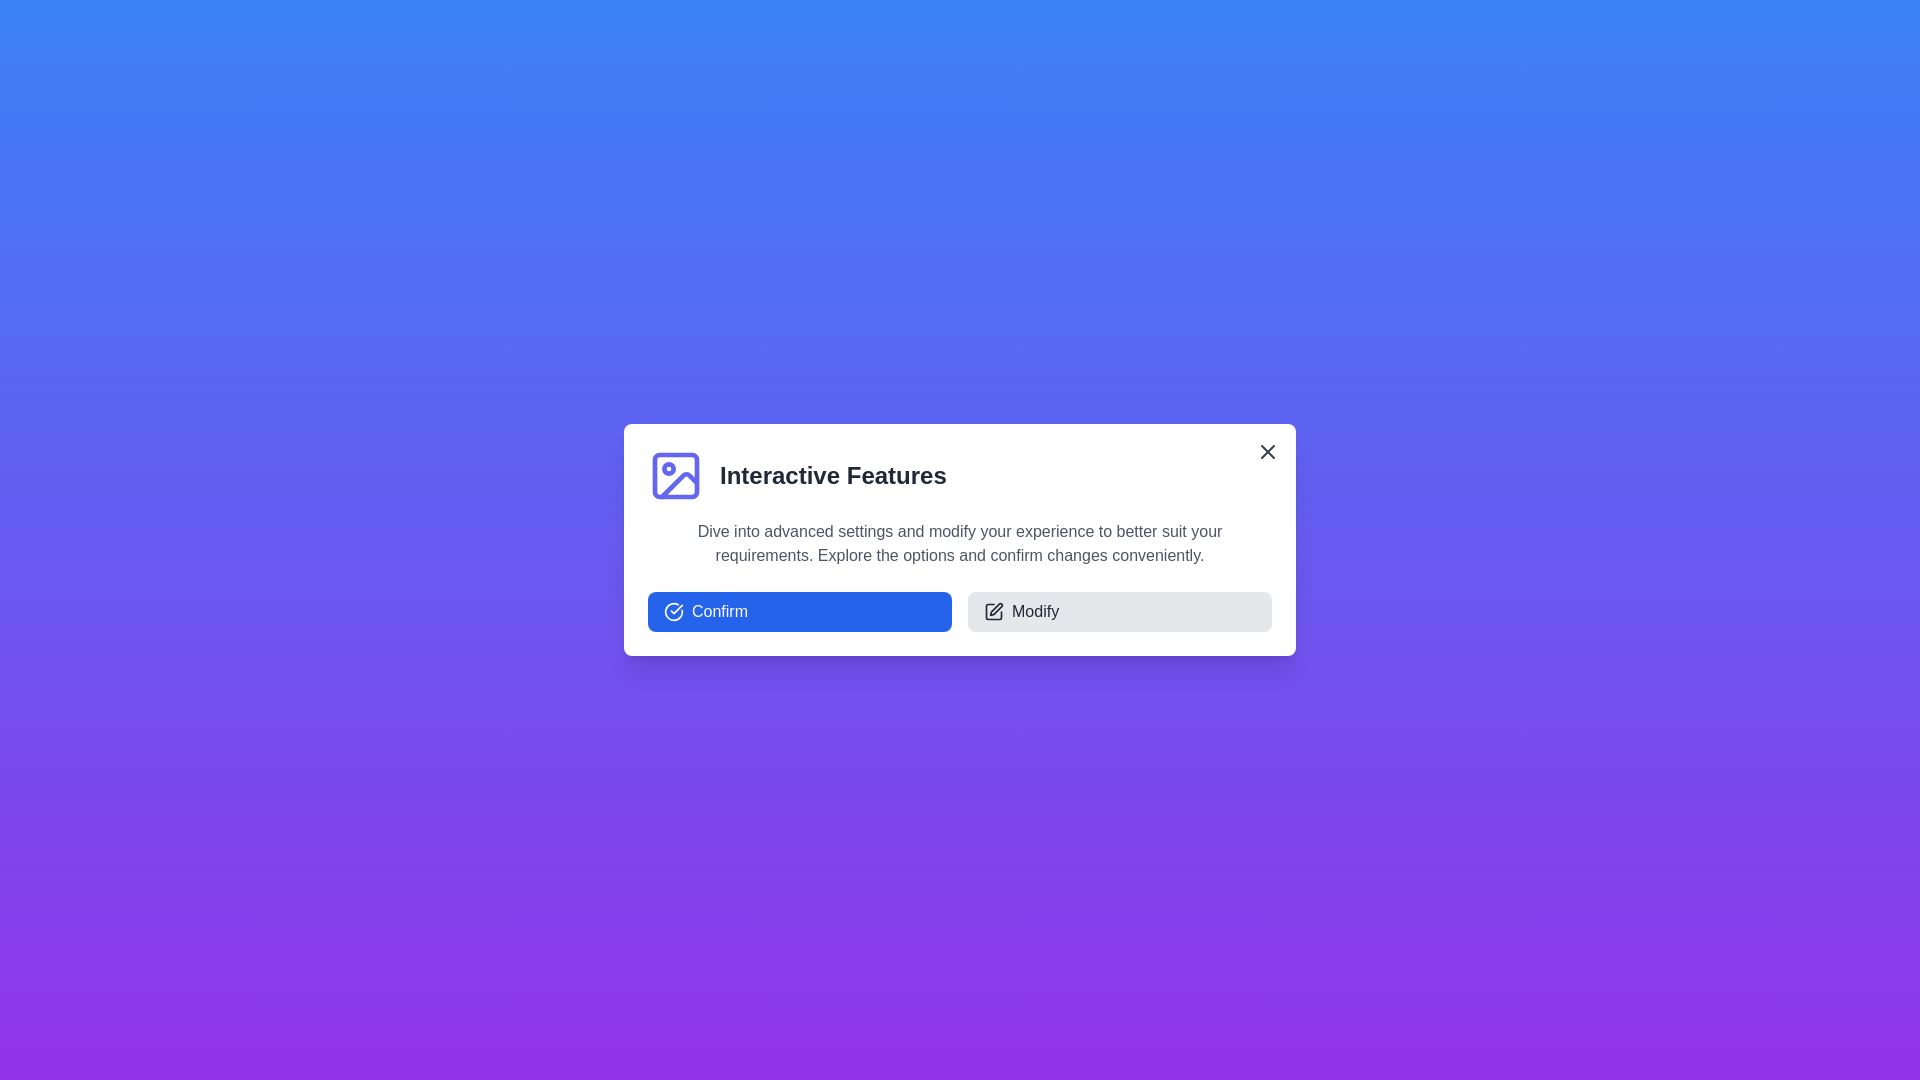 This screenshot has width=1920, height=1080. What do you see at coordinates (1118, 611) in the screenshot?
I see `the 'Modify' button to modify settings` at bounding box center [1118, 611].